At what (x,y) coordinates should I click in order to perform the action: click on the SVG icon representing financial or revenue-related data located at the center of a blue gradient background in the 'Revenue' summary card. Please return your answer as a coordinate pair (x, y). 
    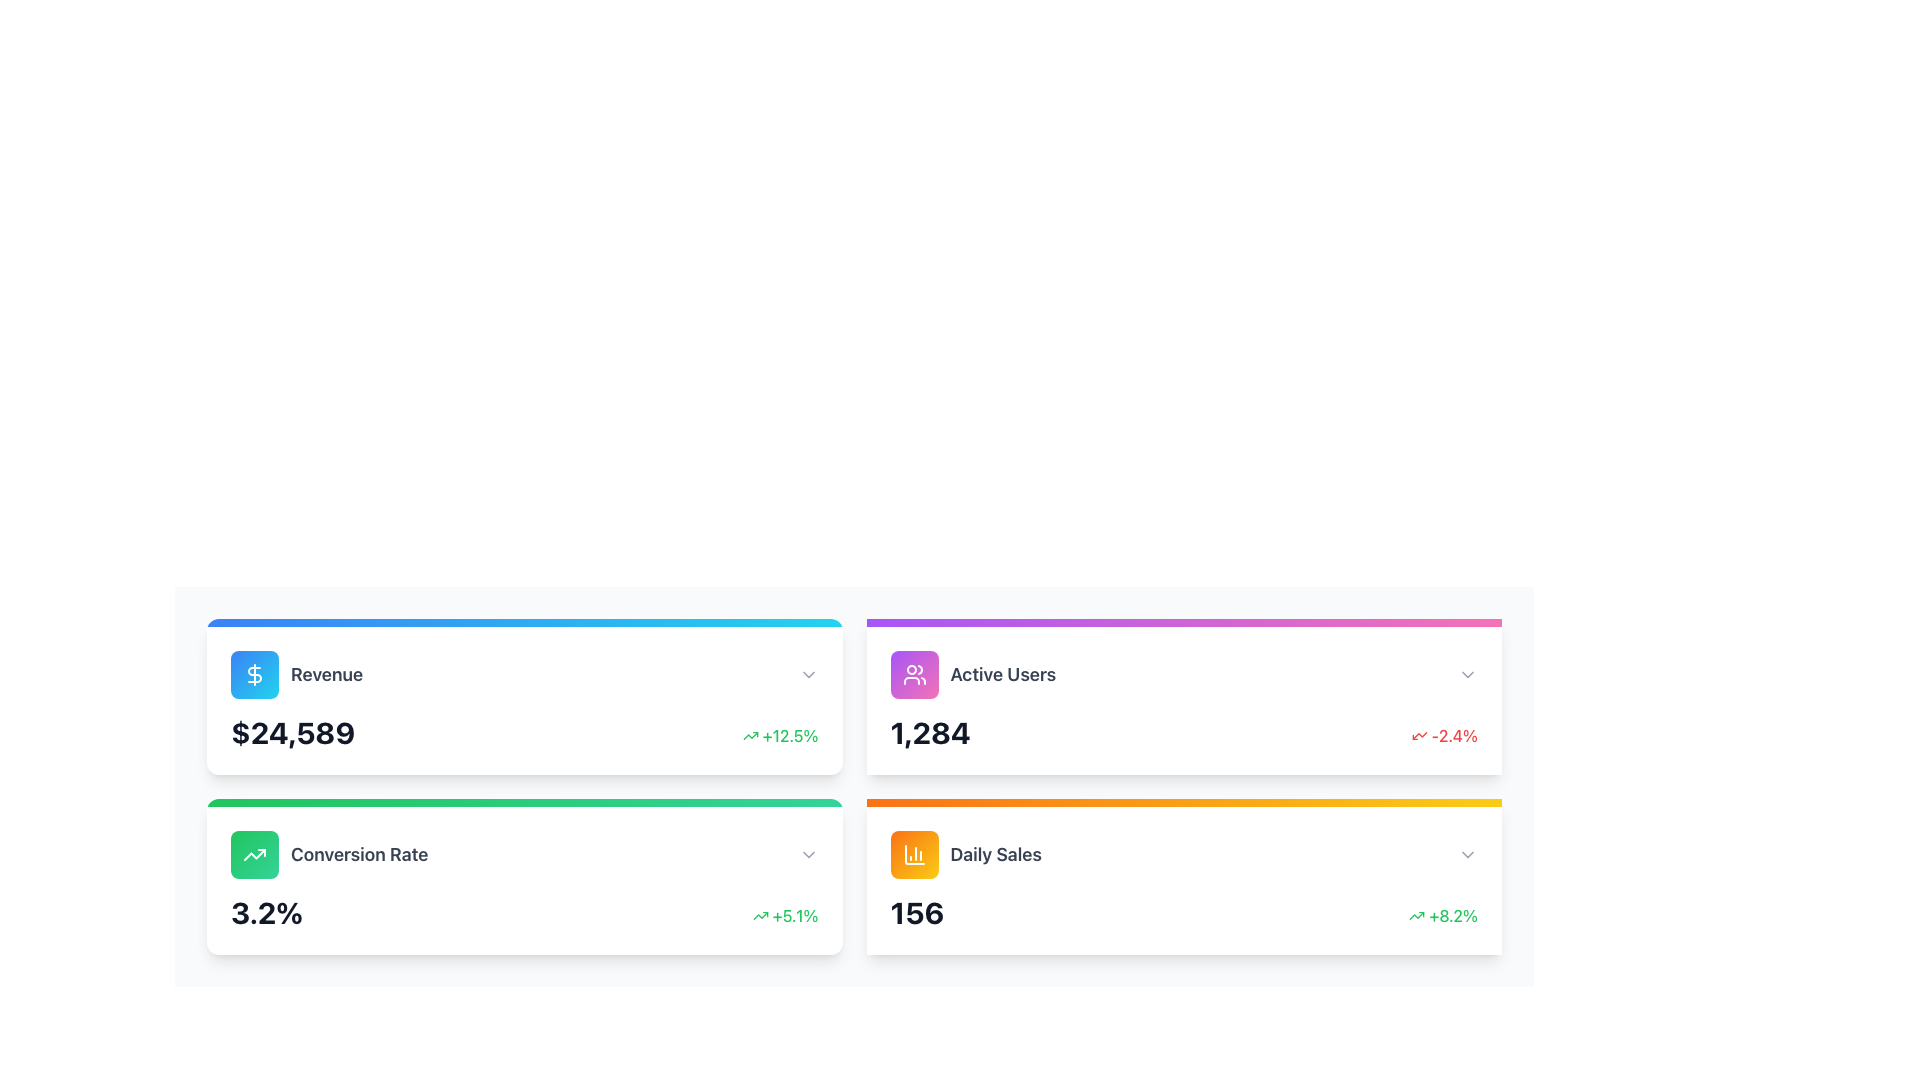
    Looking at the image, I should click on (253, 675).